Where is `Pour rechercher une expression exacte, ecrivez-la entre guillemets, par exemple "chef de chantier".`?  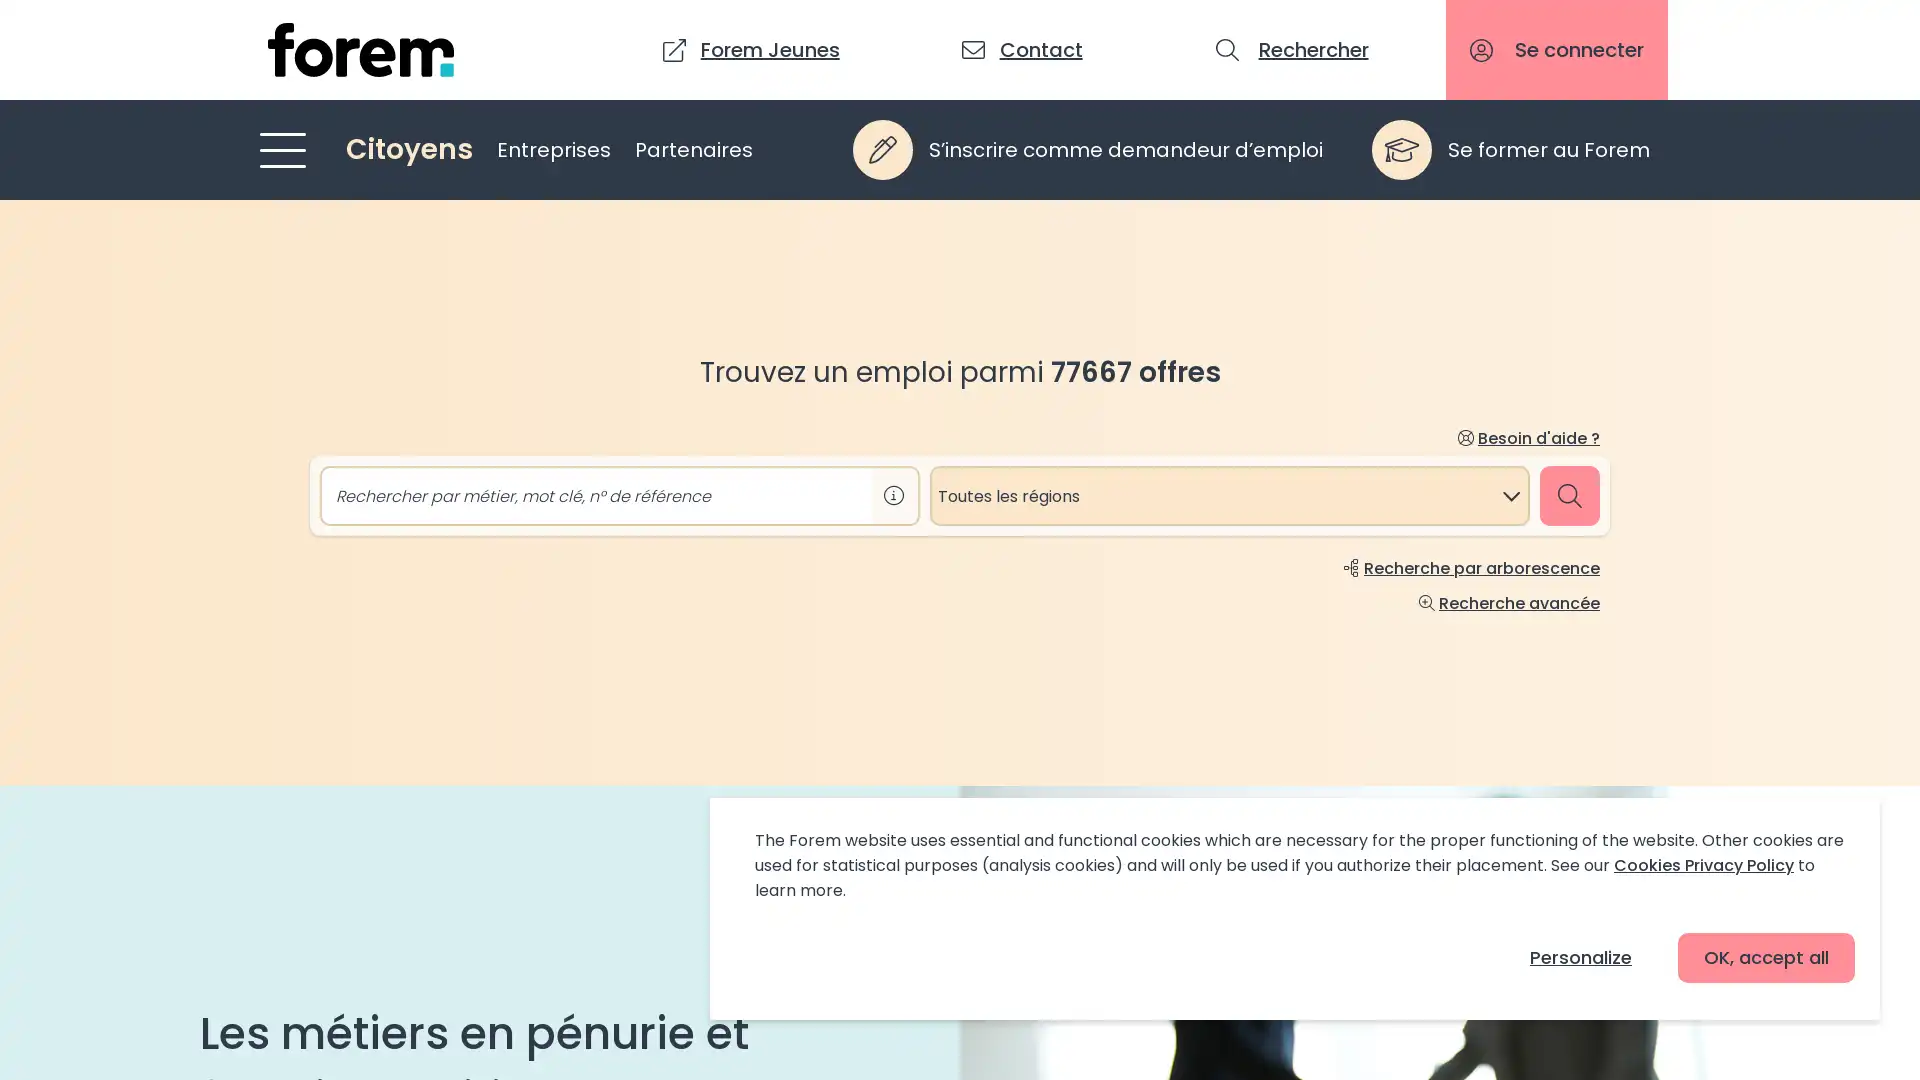 Pour rechercher une expression exacte, ecrivez-la entre guillemets, par exemple "chef de chantier". is located at coordinates (893, 495).